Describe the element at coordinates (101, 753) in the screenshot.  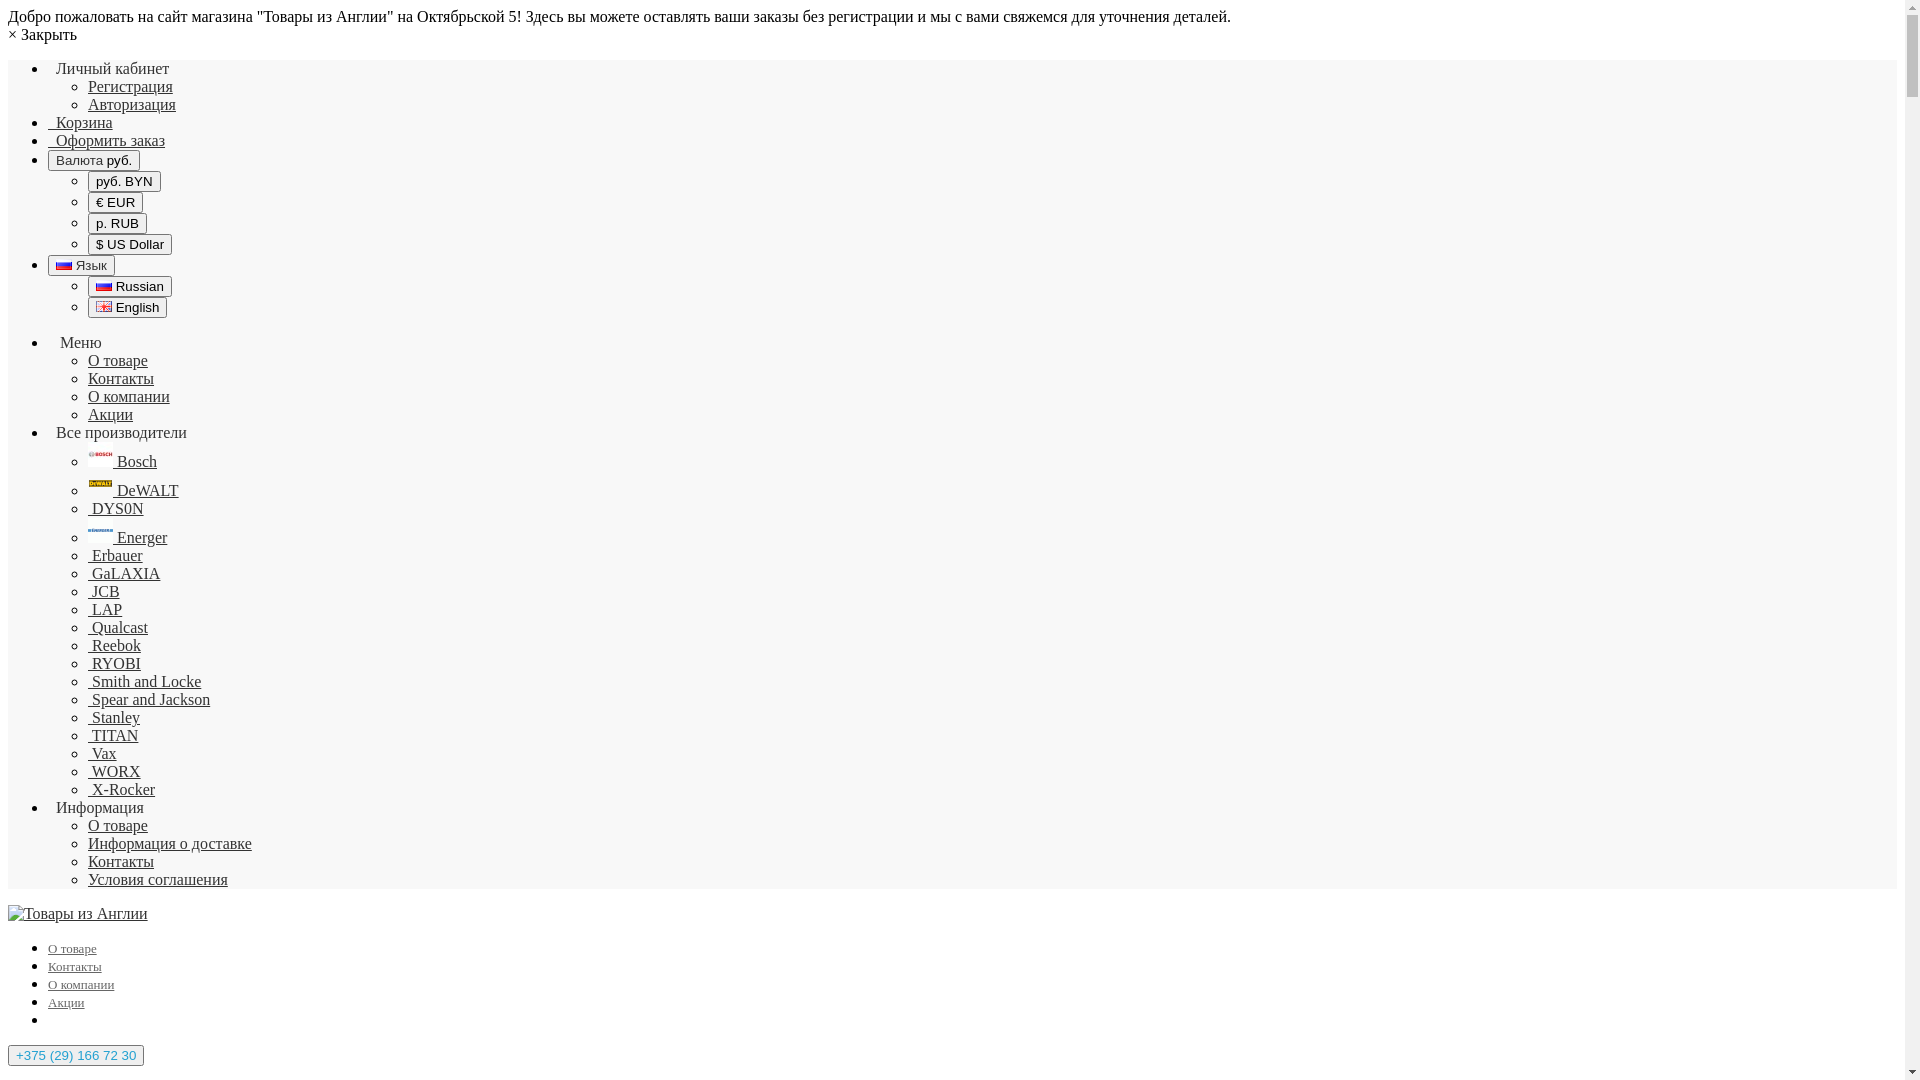
I see `'Vax'` at that location.